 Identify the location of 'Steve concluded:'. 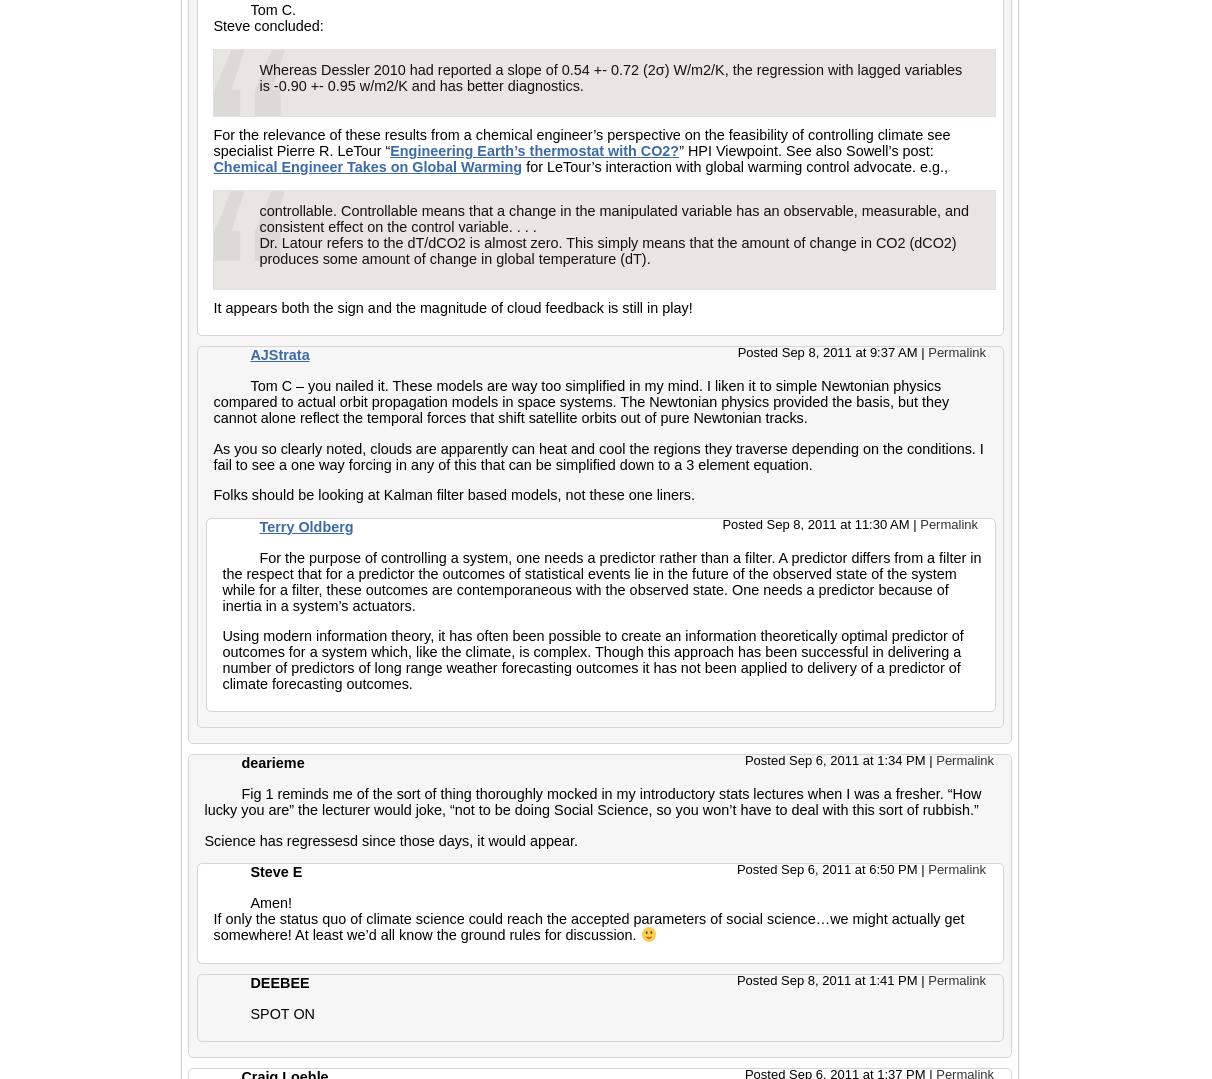
(267, 26).